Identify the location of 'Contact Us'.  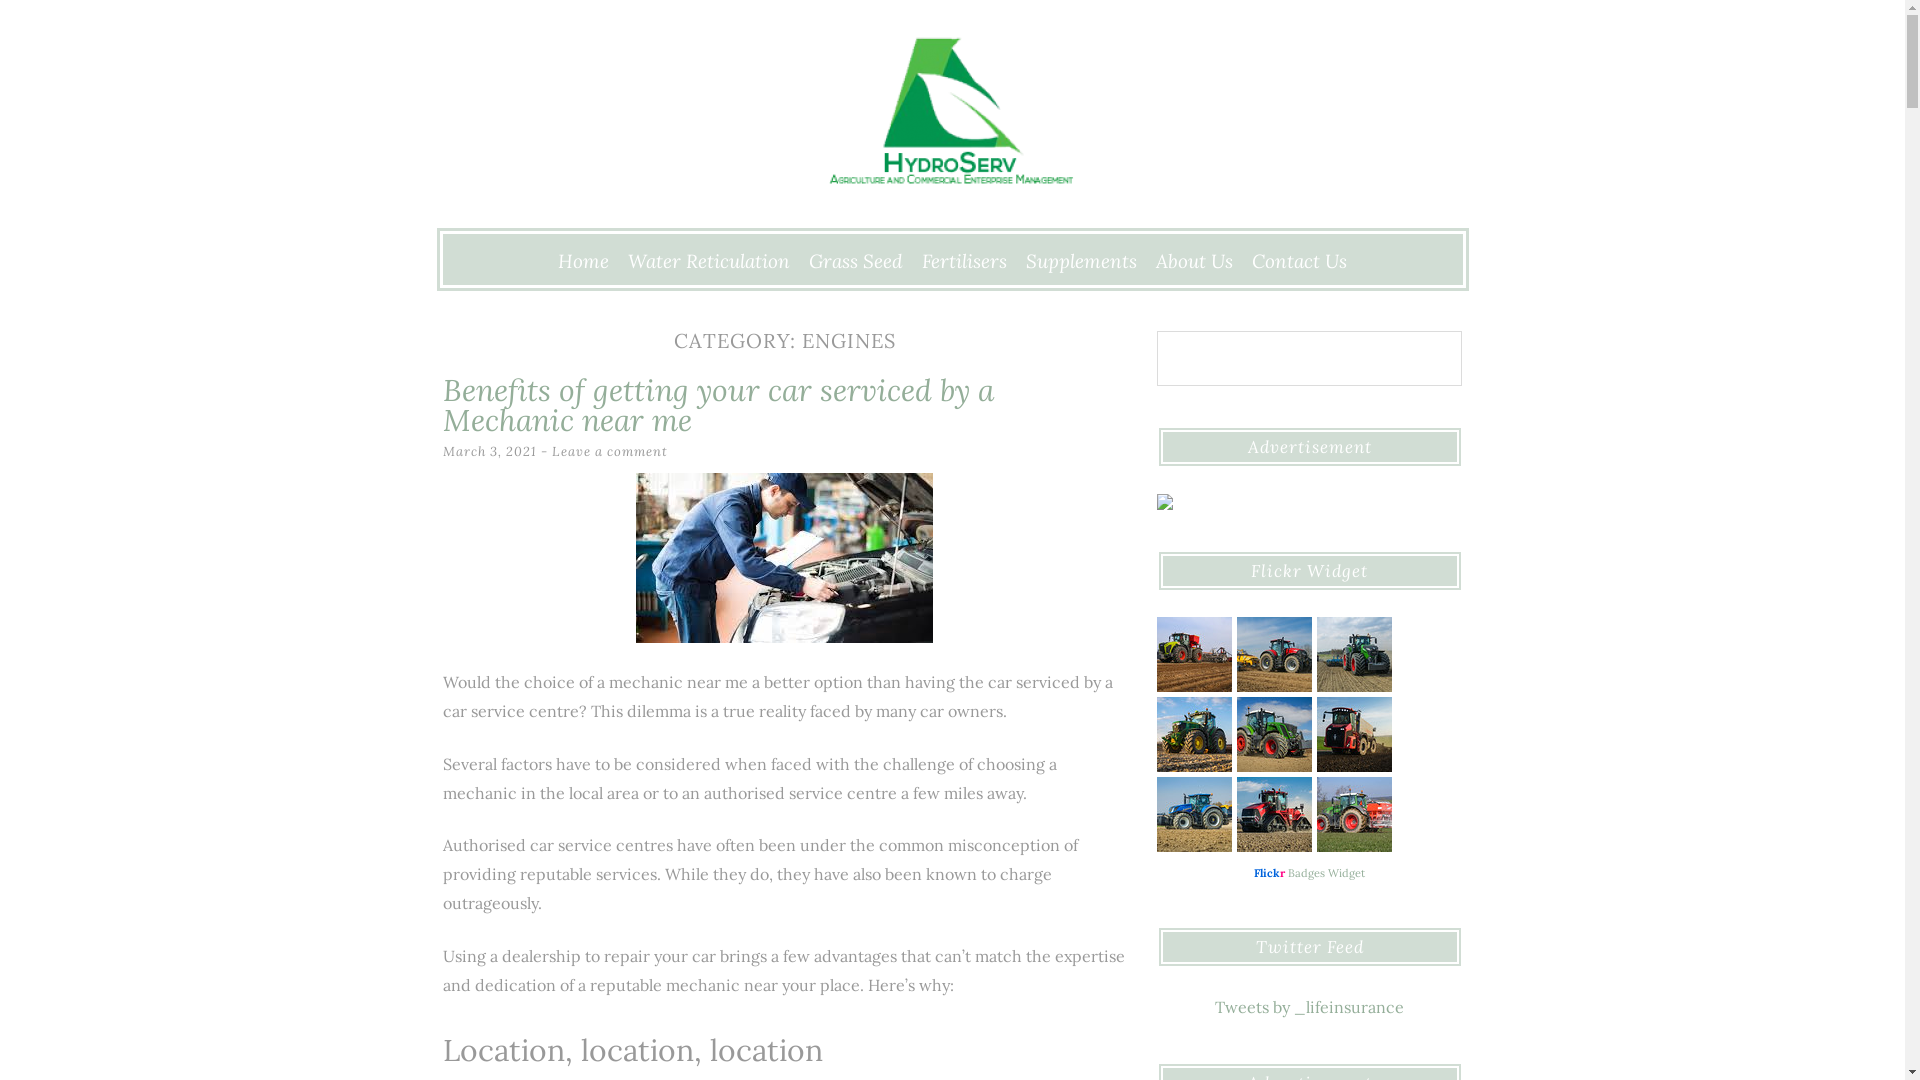
(1299, 260).